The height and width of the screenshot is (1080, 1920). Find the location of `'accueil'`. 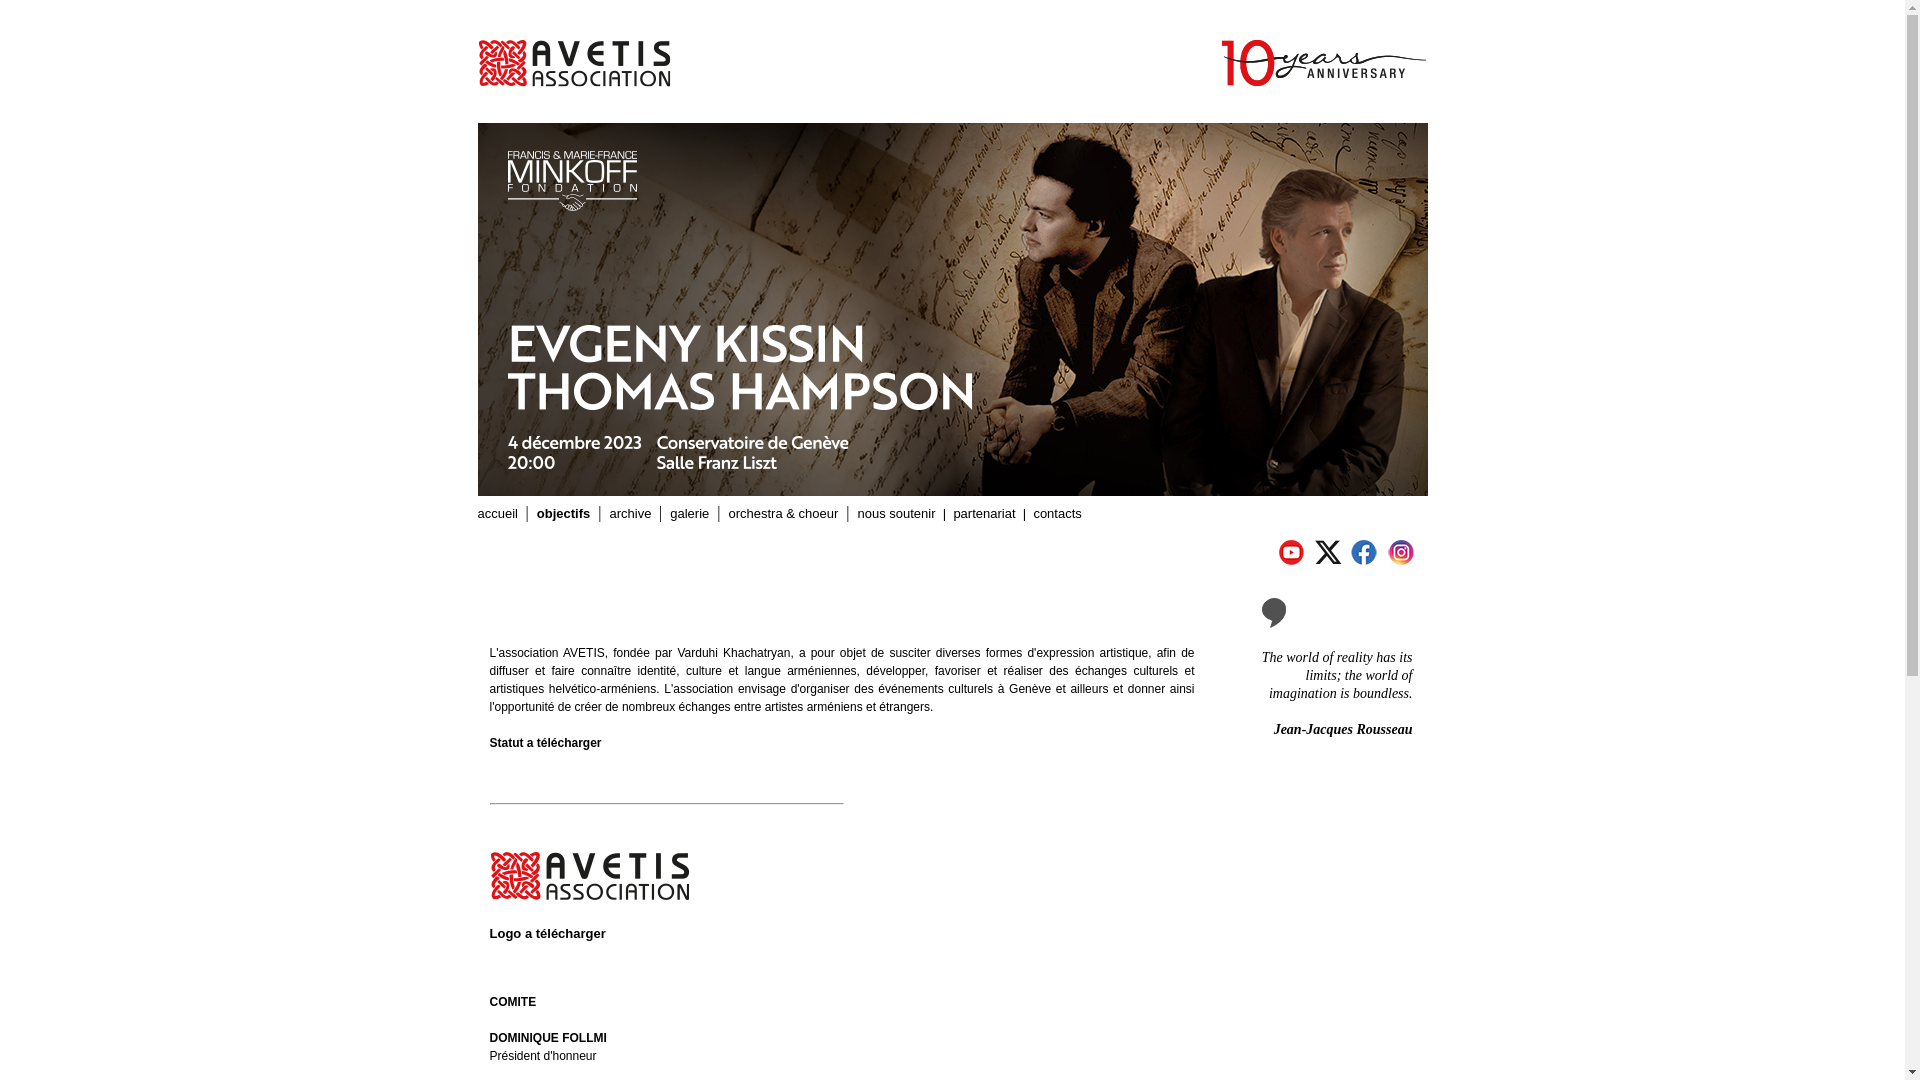

'accueil' is located at coordinates (498, 512).